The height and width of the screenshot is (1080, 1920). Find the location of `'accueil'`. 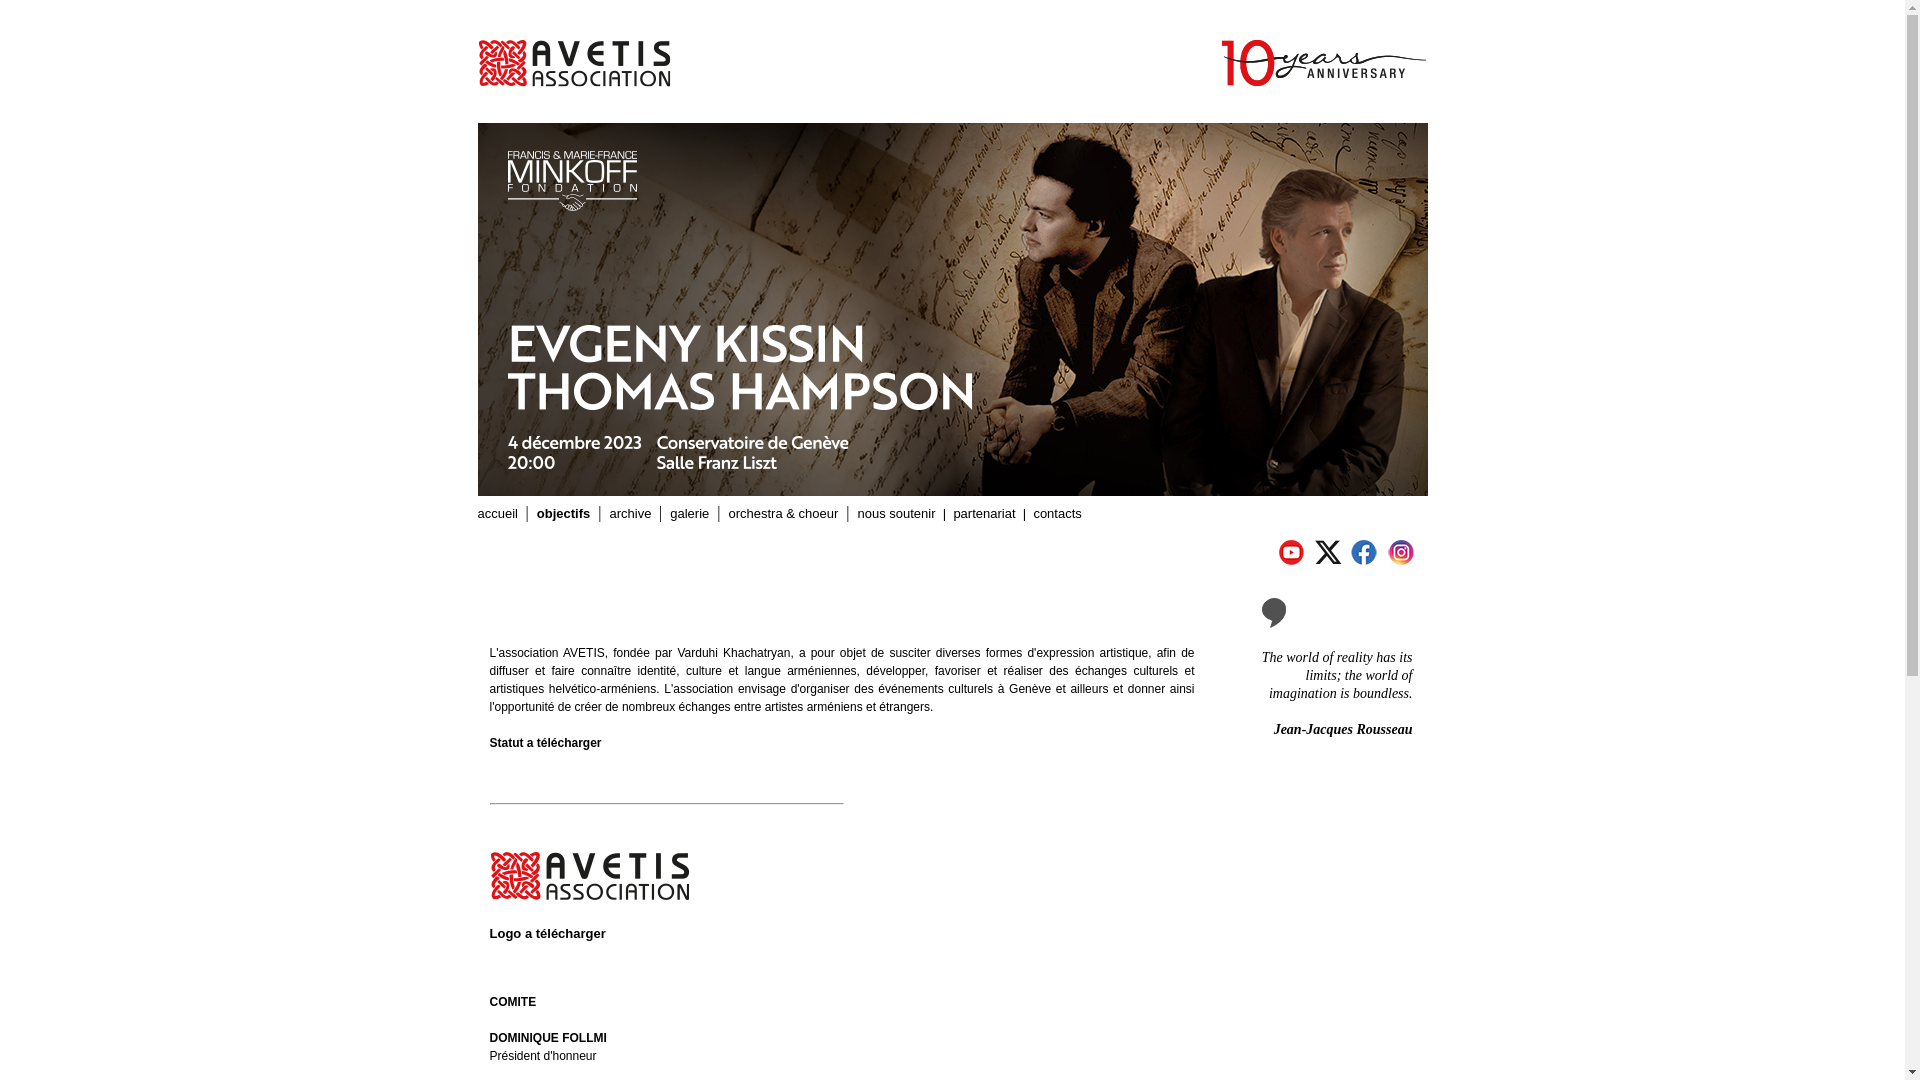

'accueil' is located at coordinates (498, 512).